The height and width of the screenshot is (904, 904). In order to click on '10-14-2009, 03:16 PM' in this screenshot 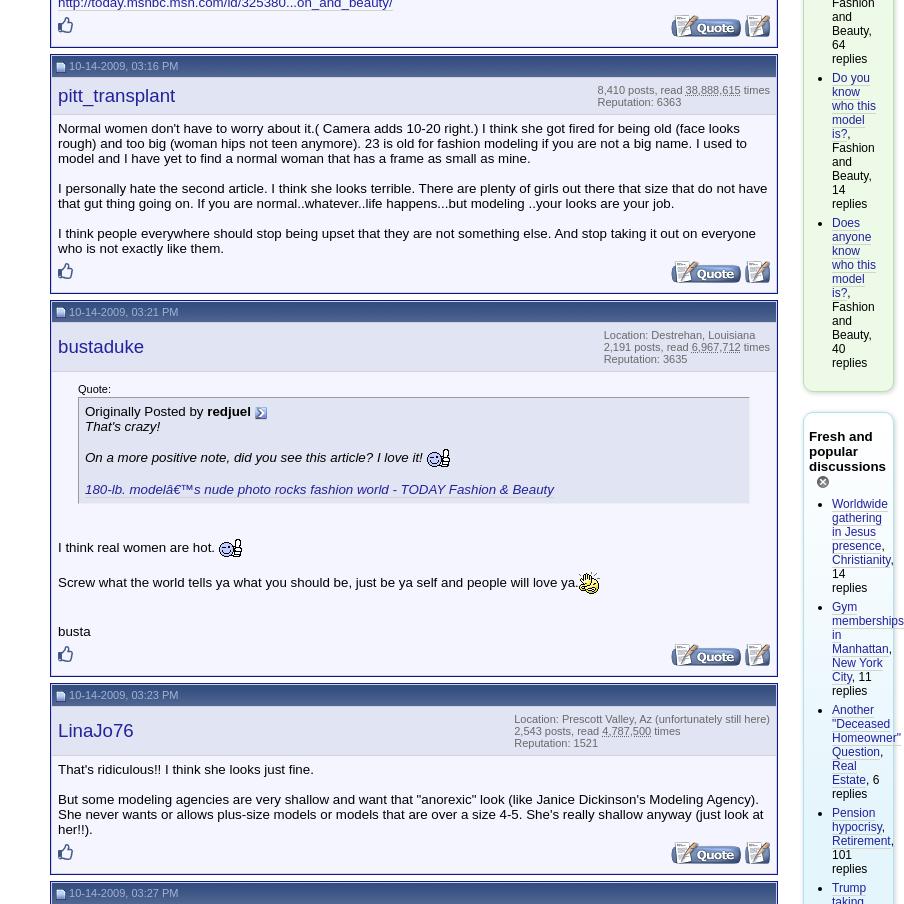, I will do `click(65, 65)`.